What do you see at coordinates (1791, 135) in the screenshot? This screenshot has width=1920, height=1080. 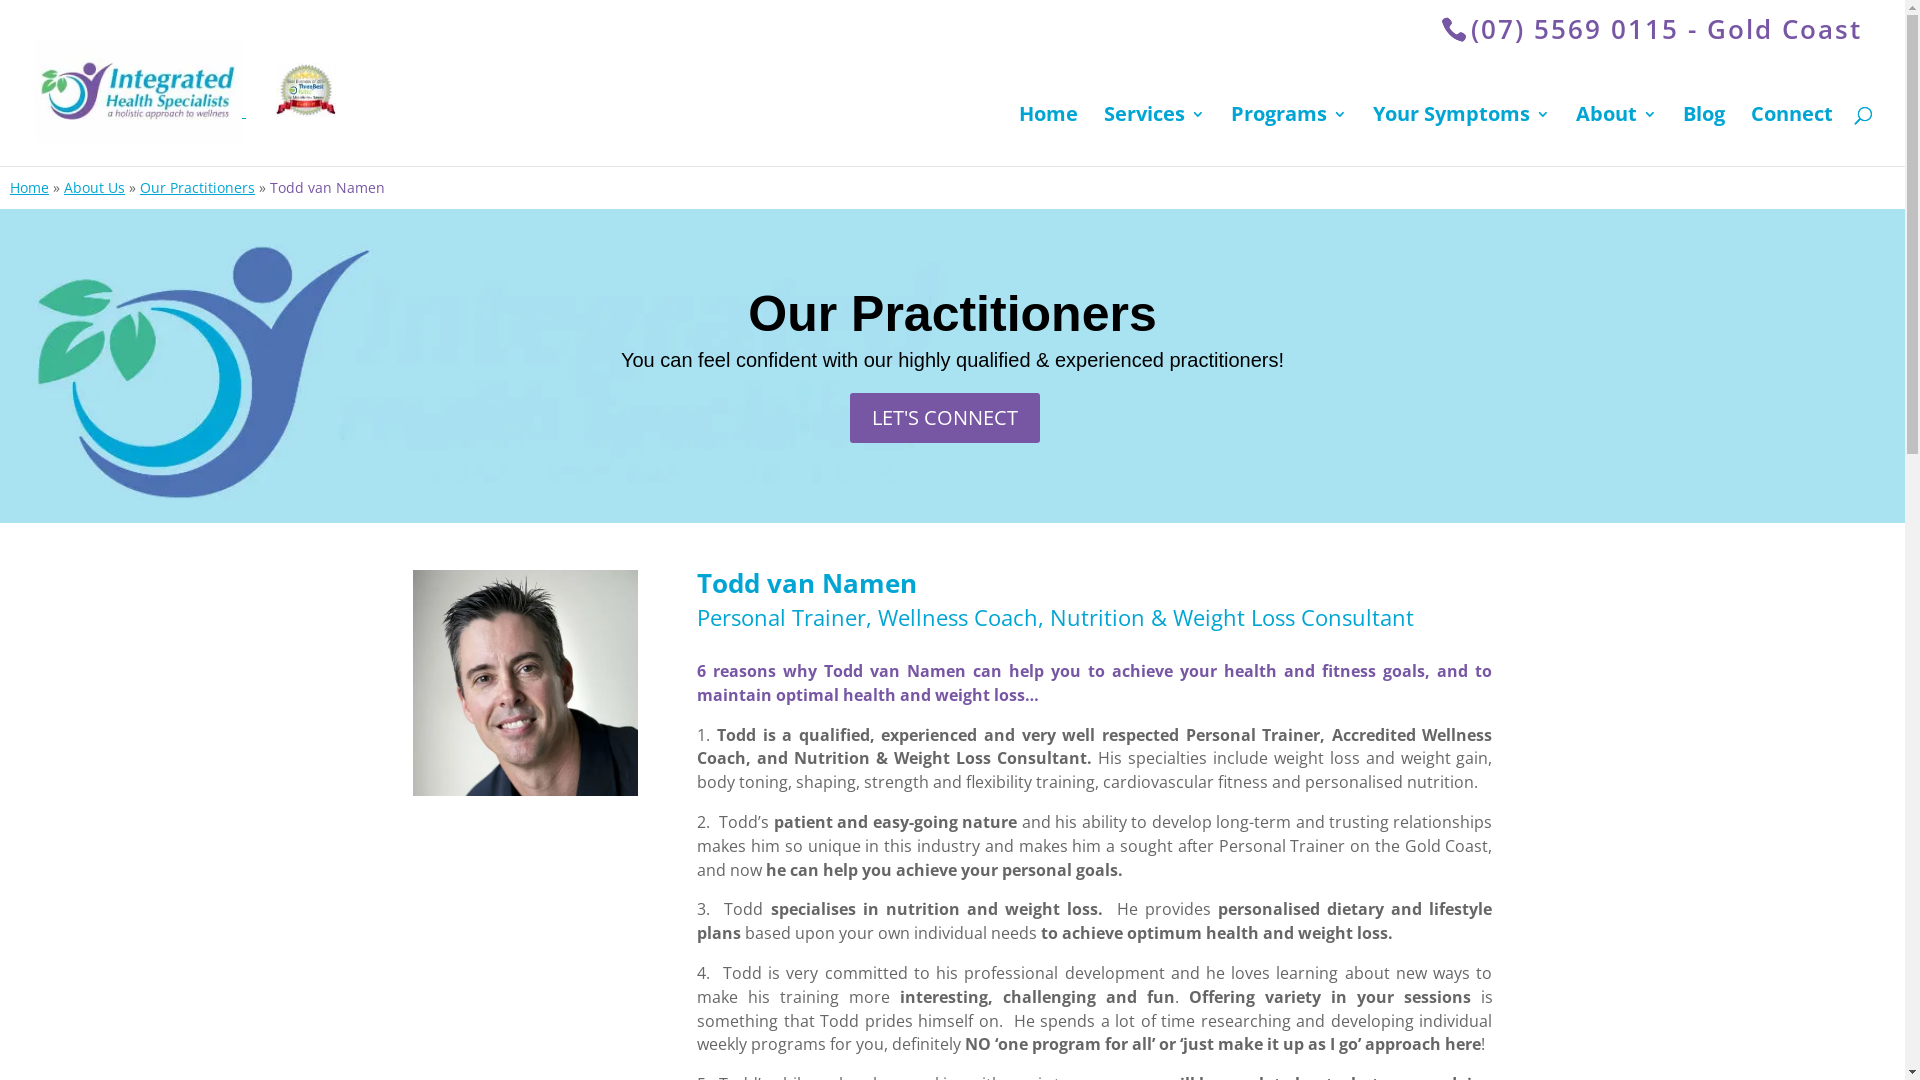 I see `'Connect'` at bounding box center [1791, 135].